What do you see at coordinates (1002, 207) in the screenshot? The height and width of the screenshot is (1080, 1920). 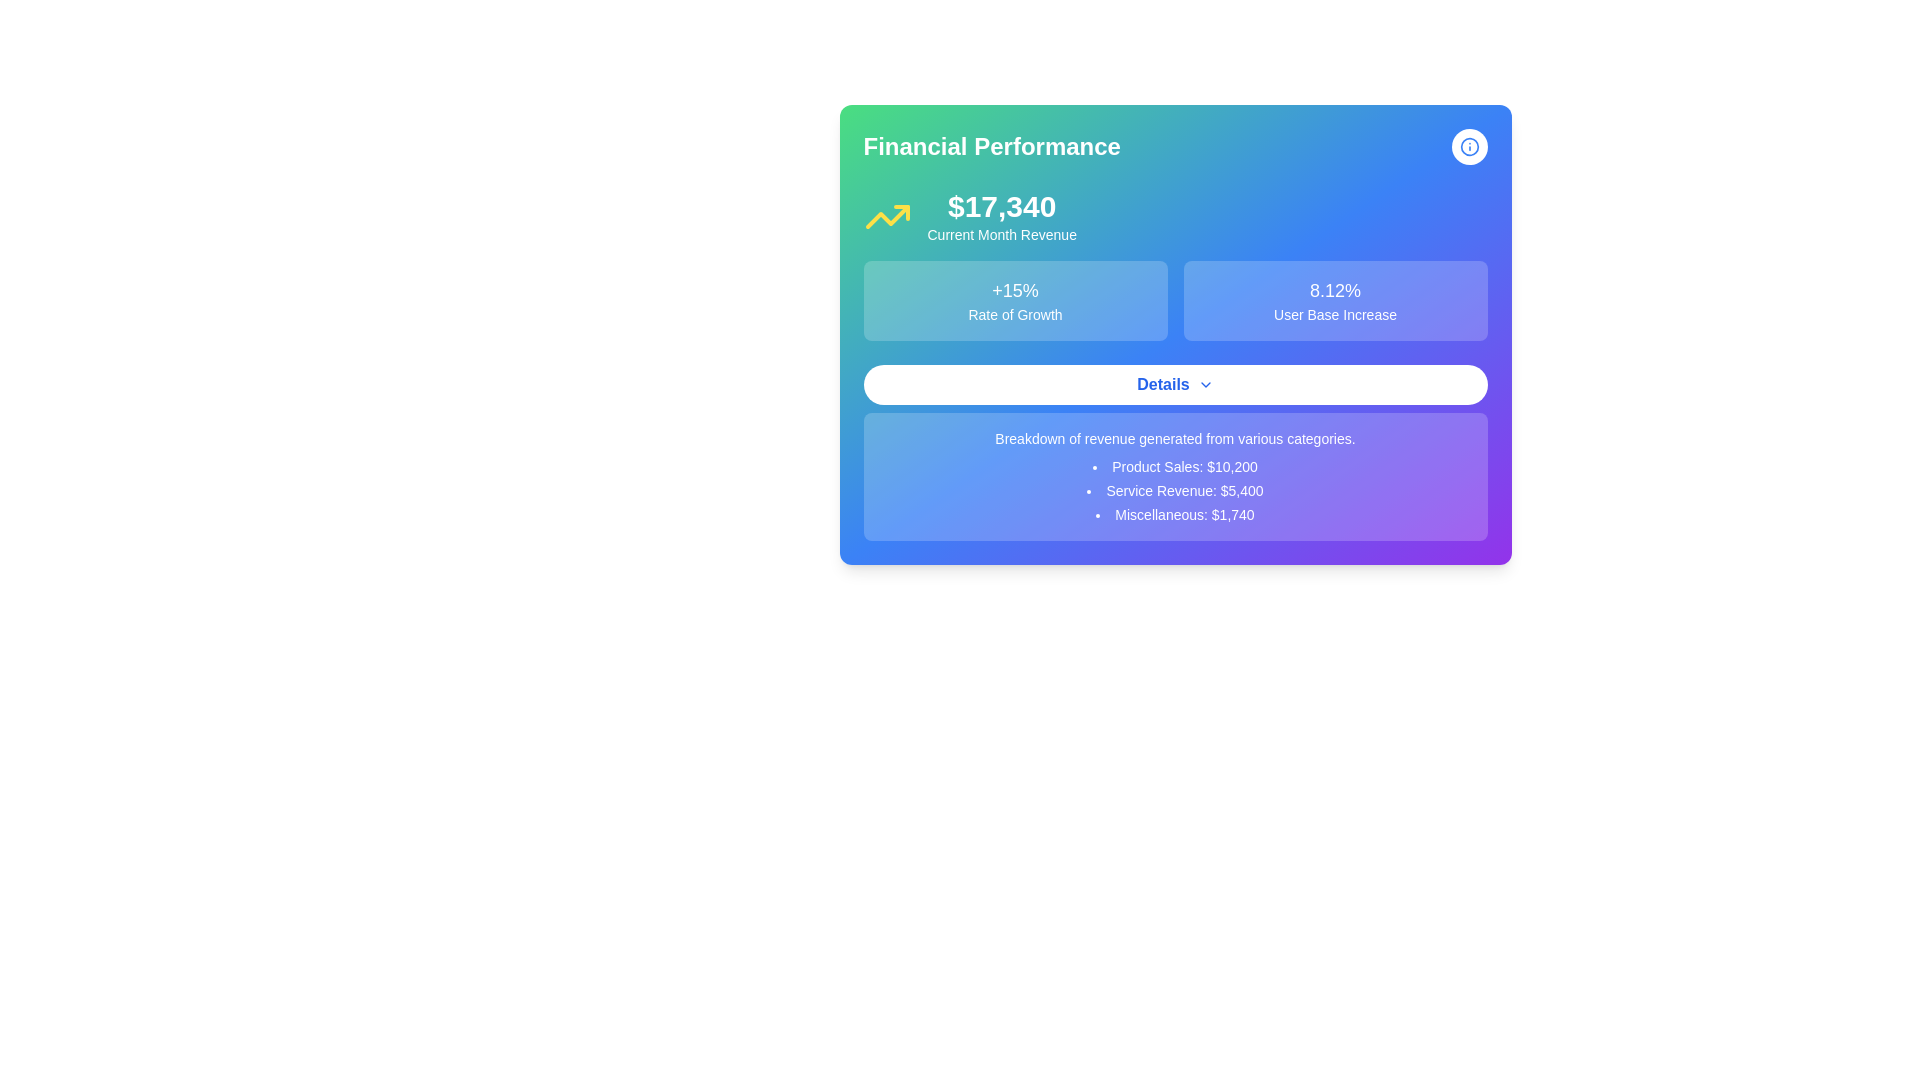 I see `the Text Label displaying '$17,340' in a large, bold font, located near the top of the 'Financial Performance' card, above the 'Current Month Revenue' label` at bounding box center [1002, 207].